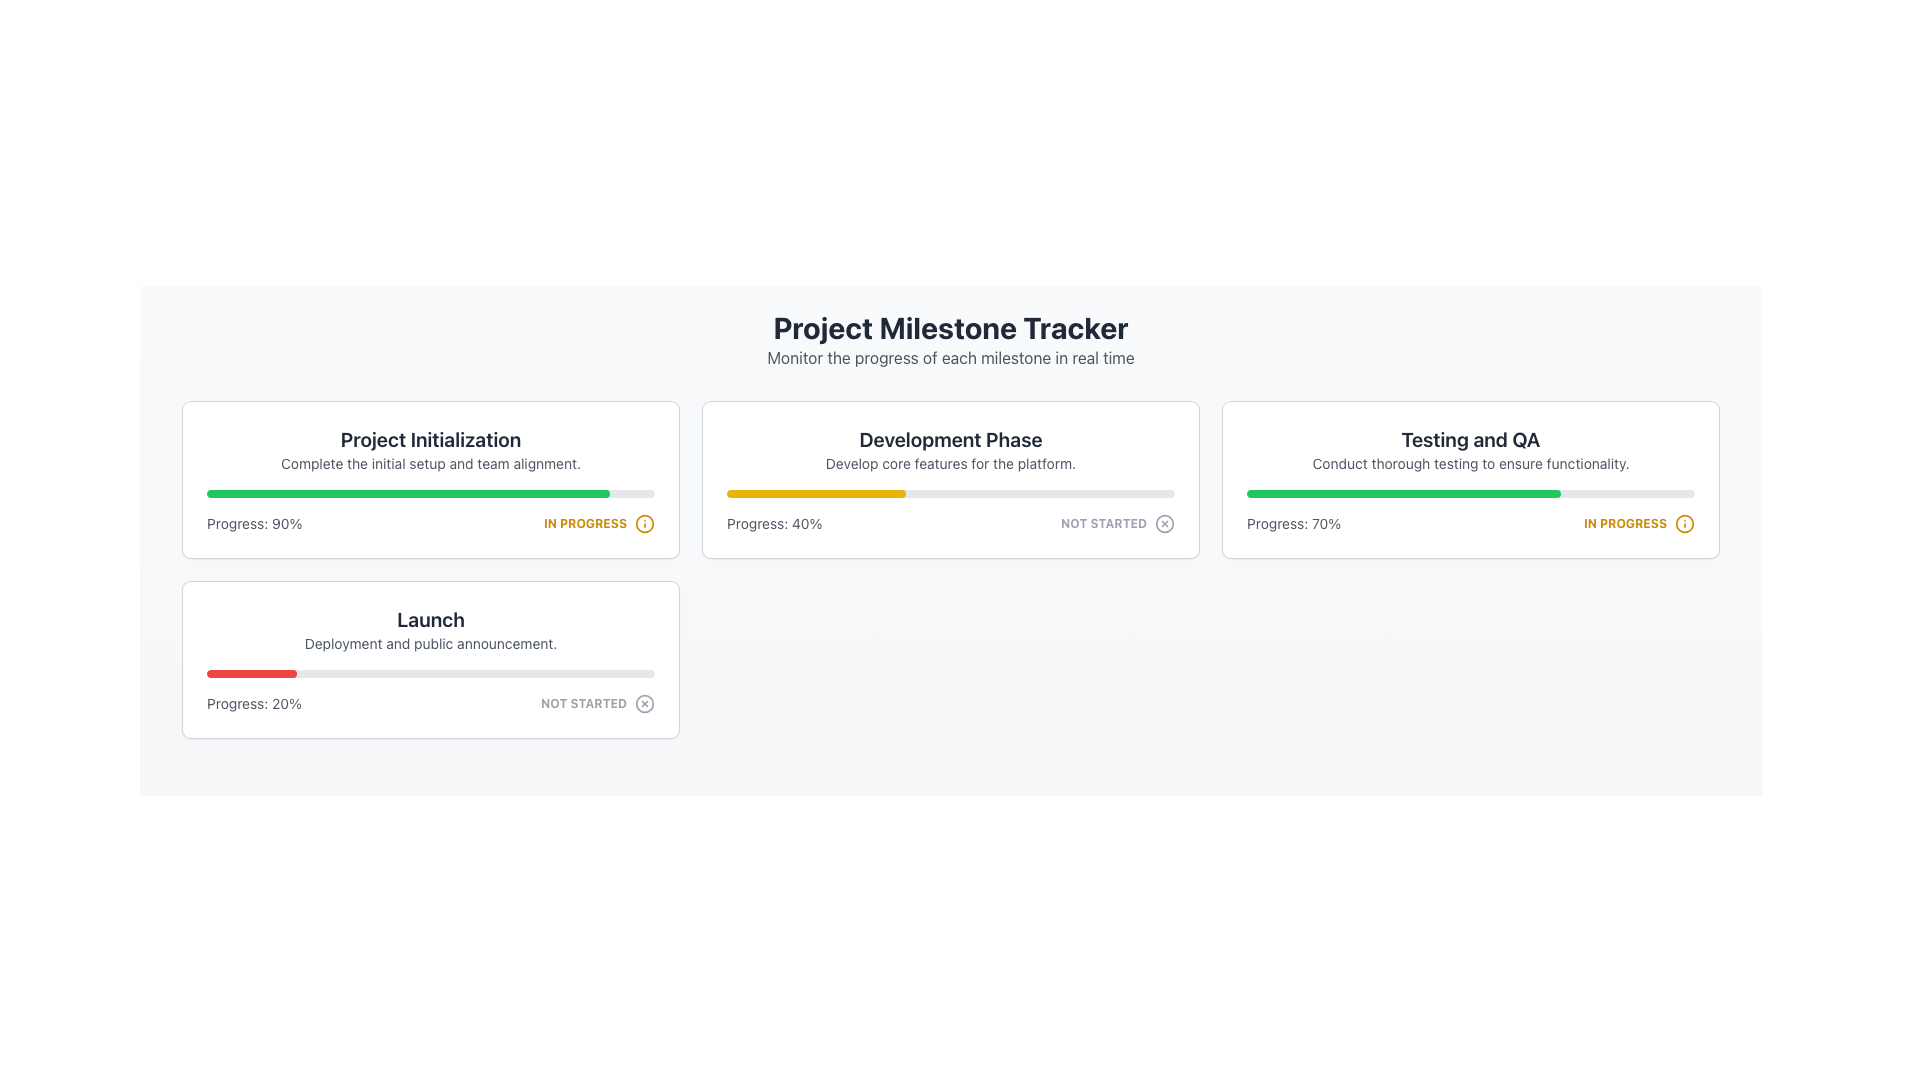  What do you see at coordinates (949, 326) in the screenshot?
I see `main title text header located at the top of the content section, which indicates the purpose of the displayed content` at bounding box center [949, 326].